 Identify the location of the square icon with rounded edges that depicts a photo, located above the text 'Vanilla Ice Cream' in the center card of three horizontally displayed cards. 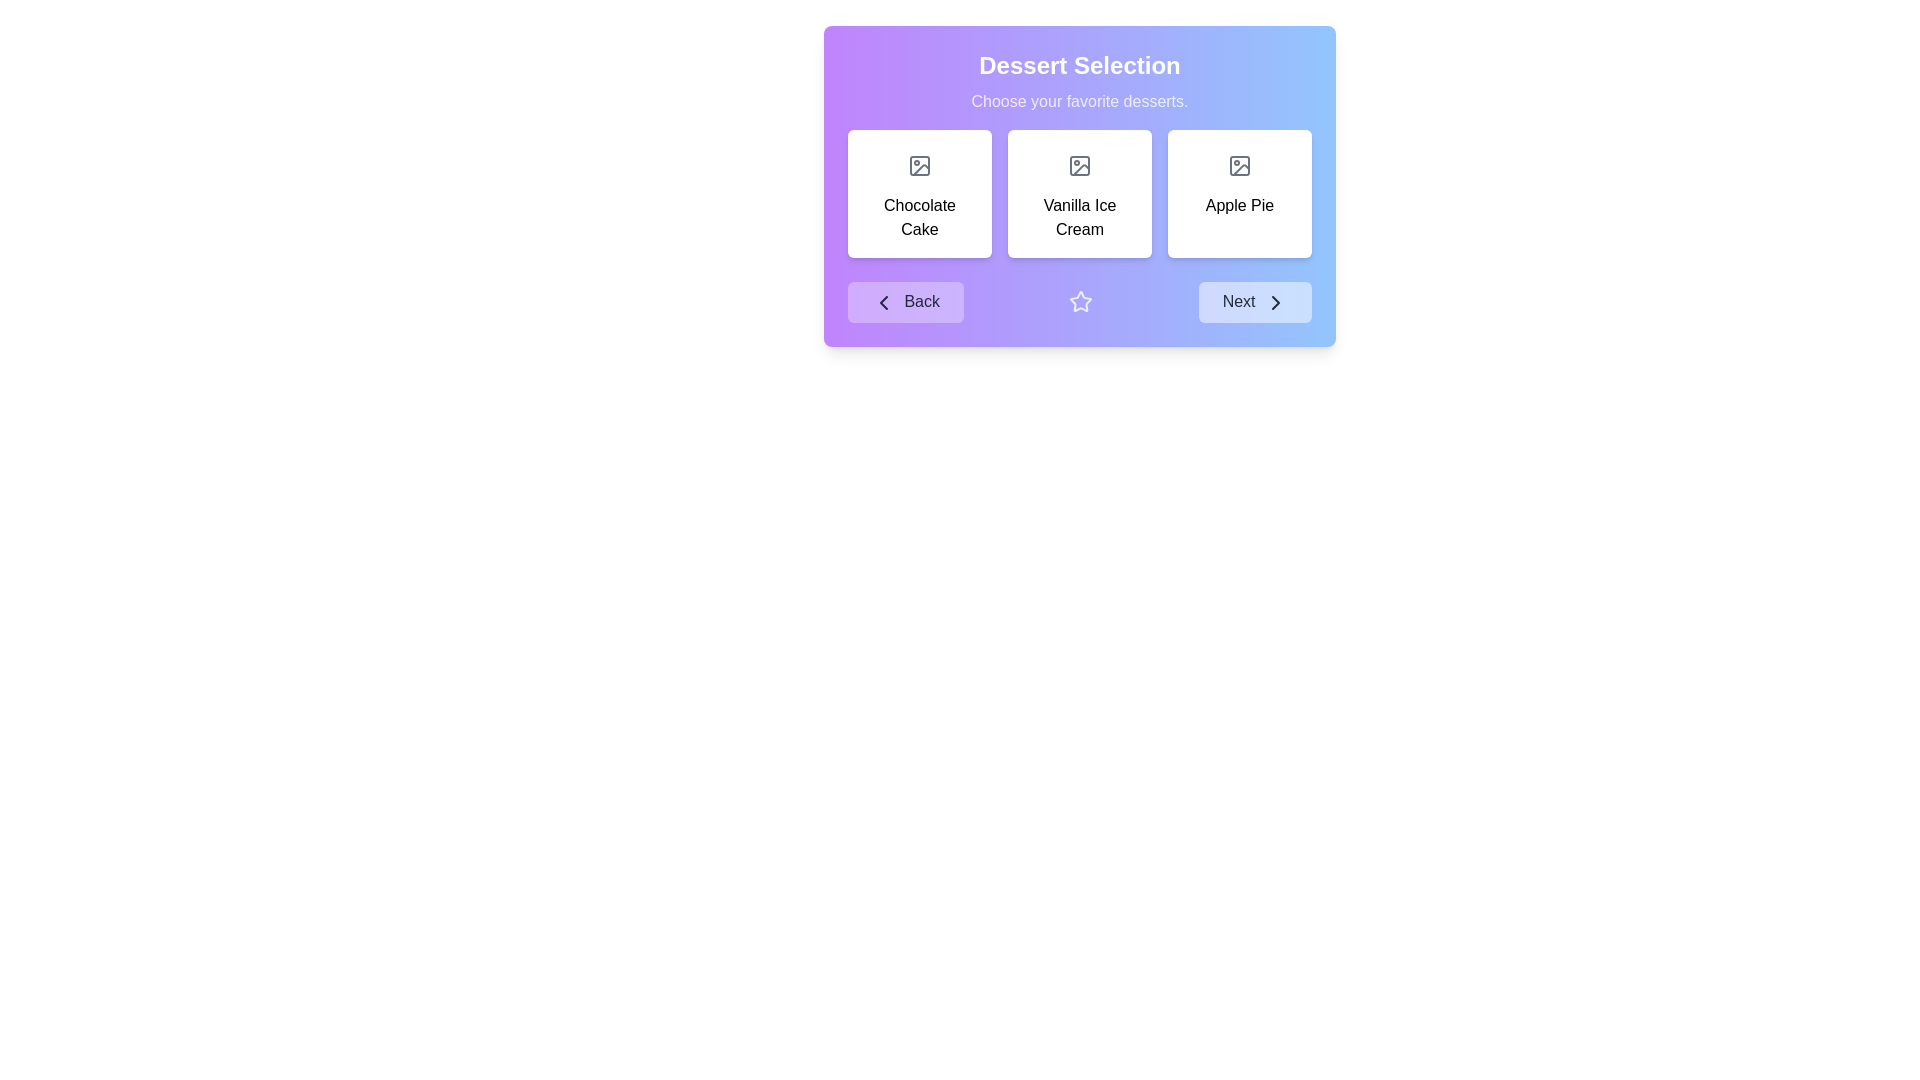
(1079, 164).